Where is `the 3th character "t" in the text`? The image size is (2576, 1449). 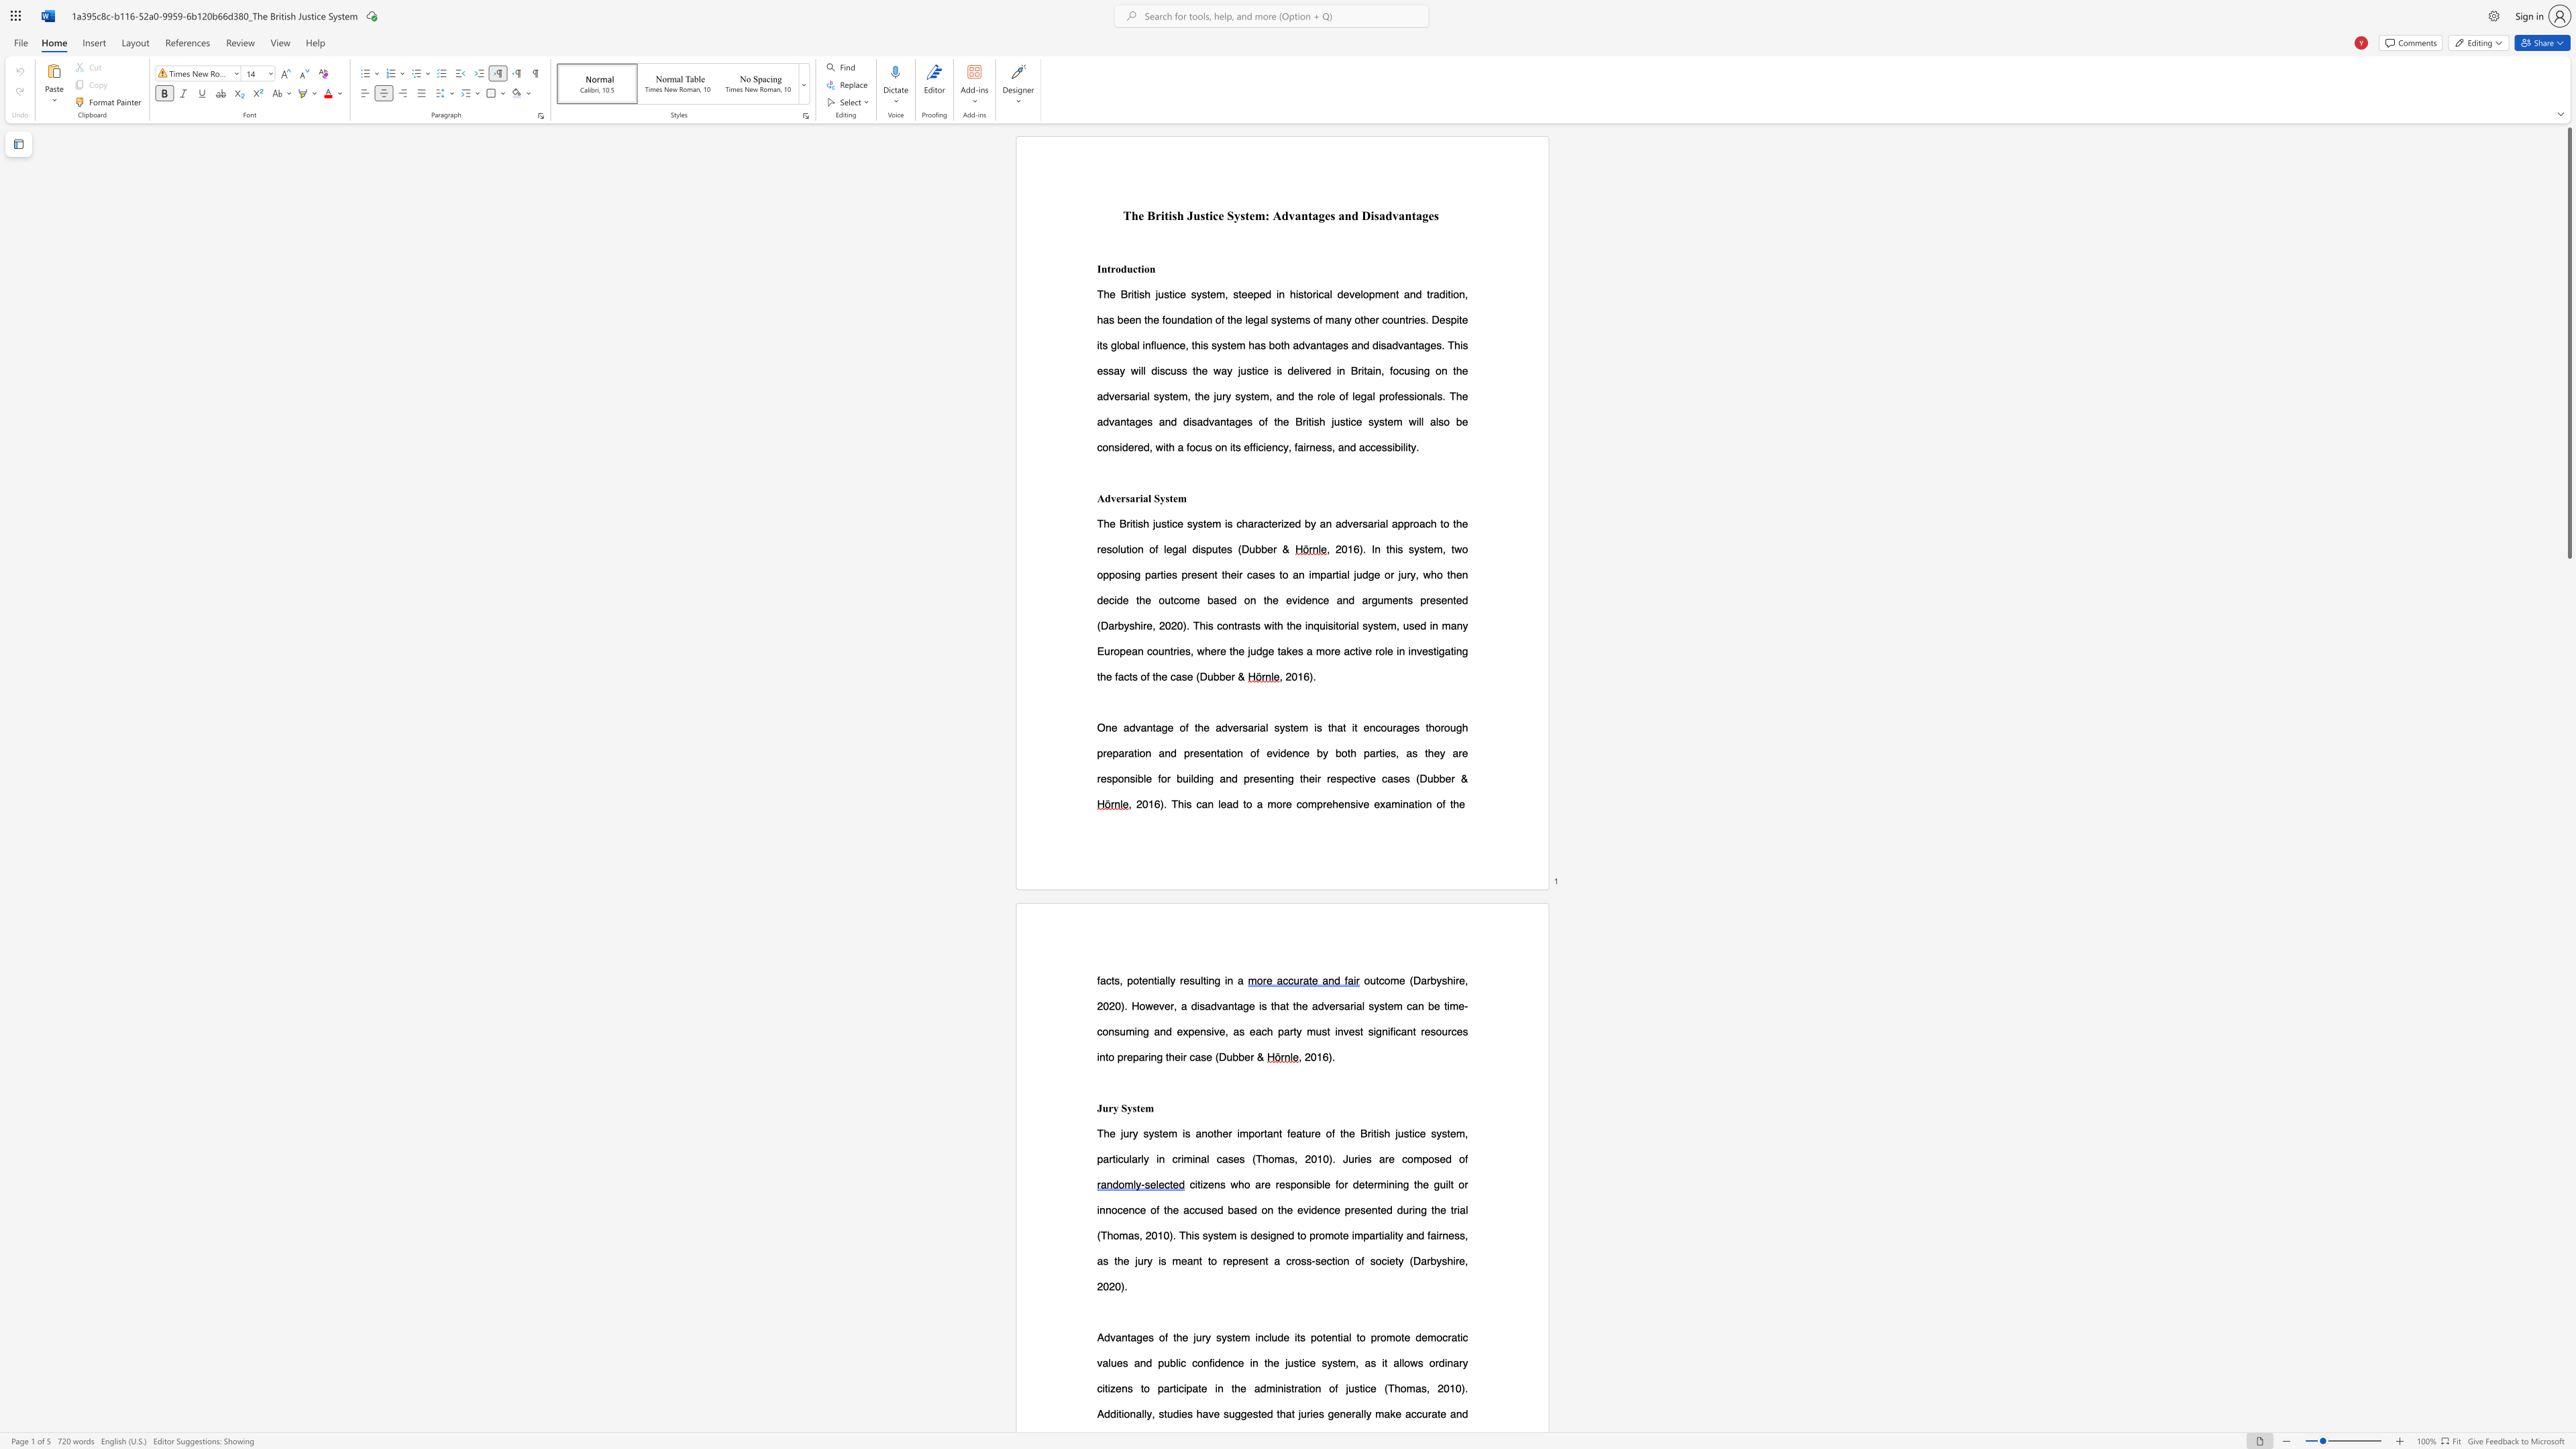
the 3th character "t" in the text is located at coordinates (1452, 547).